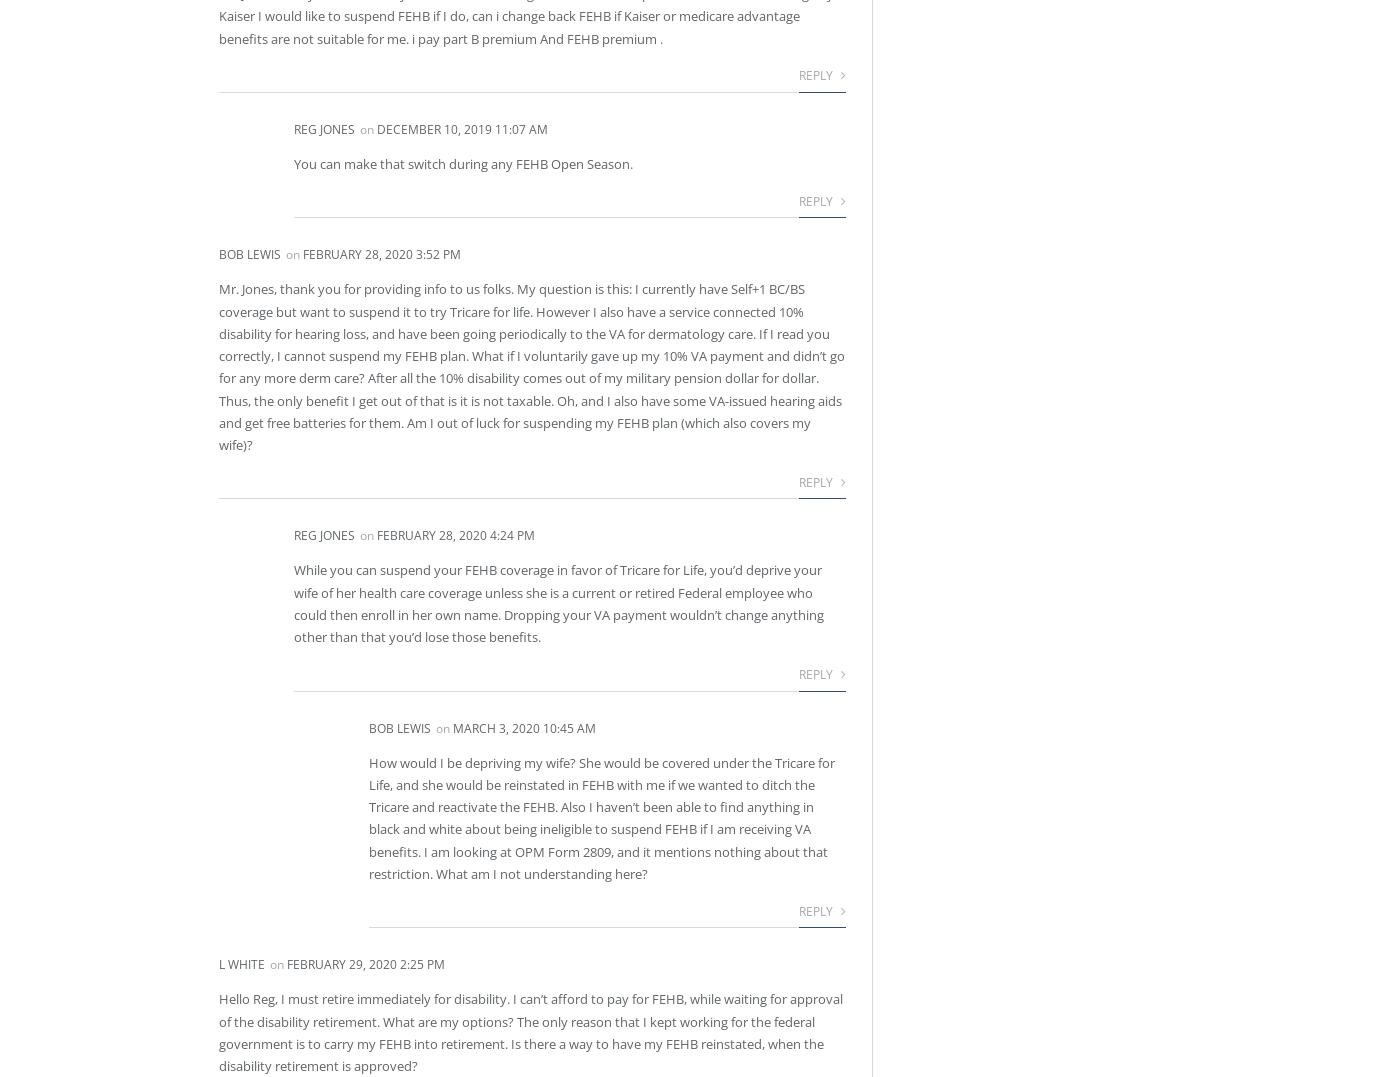 The width and height of the screenshot is (1391, 1077). What do you see at coordinates (532, 366) in the screenshot?
I see `'Mr. Jones, thank you for providing info to us folks. My question is this: I currently have Self+1 BC/BS coverage but want to suspend it to try Tricare for life. However I also have a service connected 10% disability for hearing loss, and have been going periodically to the VA for dermatology care. If I read you correctly, I cannot suspend my FEHB plan. What if I voluntarily gave up my 10% VA payment and didn’t go for any more derm care? After all the 10% disability comes out of my military pension dollar for dollar. Thus, the only benefit I get out of that is it is not taxable. Oh, and I also have some VA-issued hearing aids and get free batteries for them. Am I out of luck for suspending my FEHB plan (which also covers my wife)?'` at bounding box center [532, 366].